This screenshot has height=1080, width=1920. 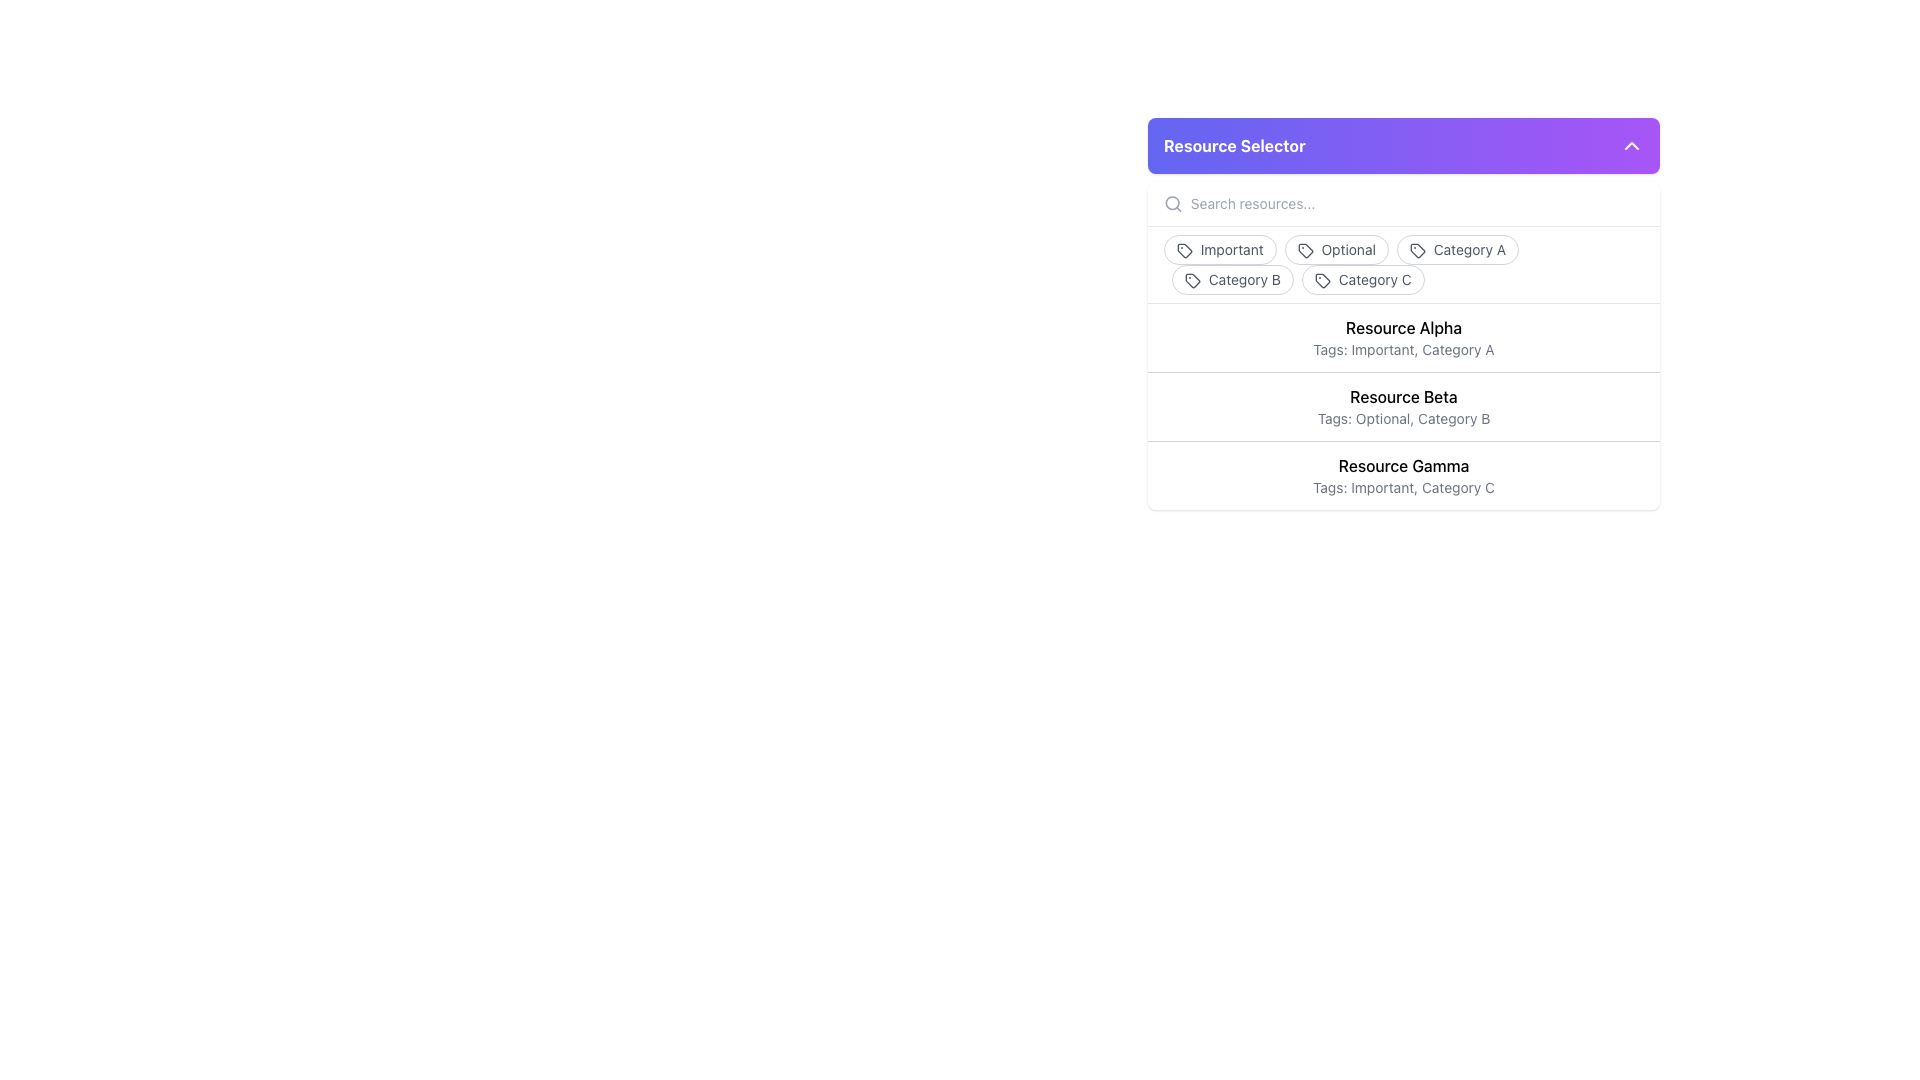 I want to click on the small gray outline tag icon located to the left of the text 'Category B' within the button labeled 'Category B', so click(x=1193, y=281).